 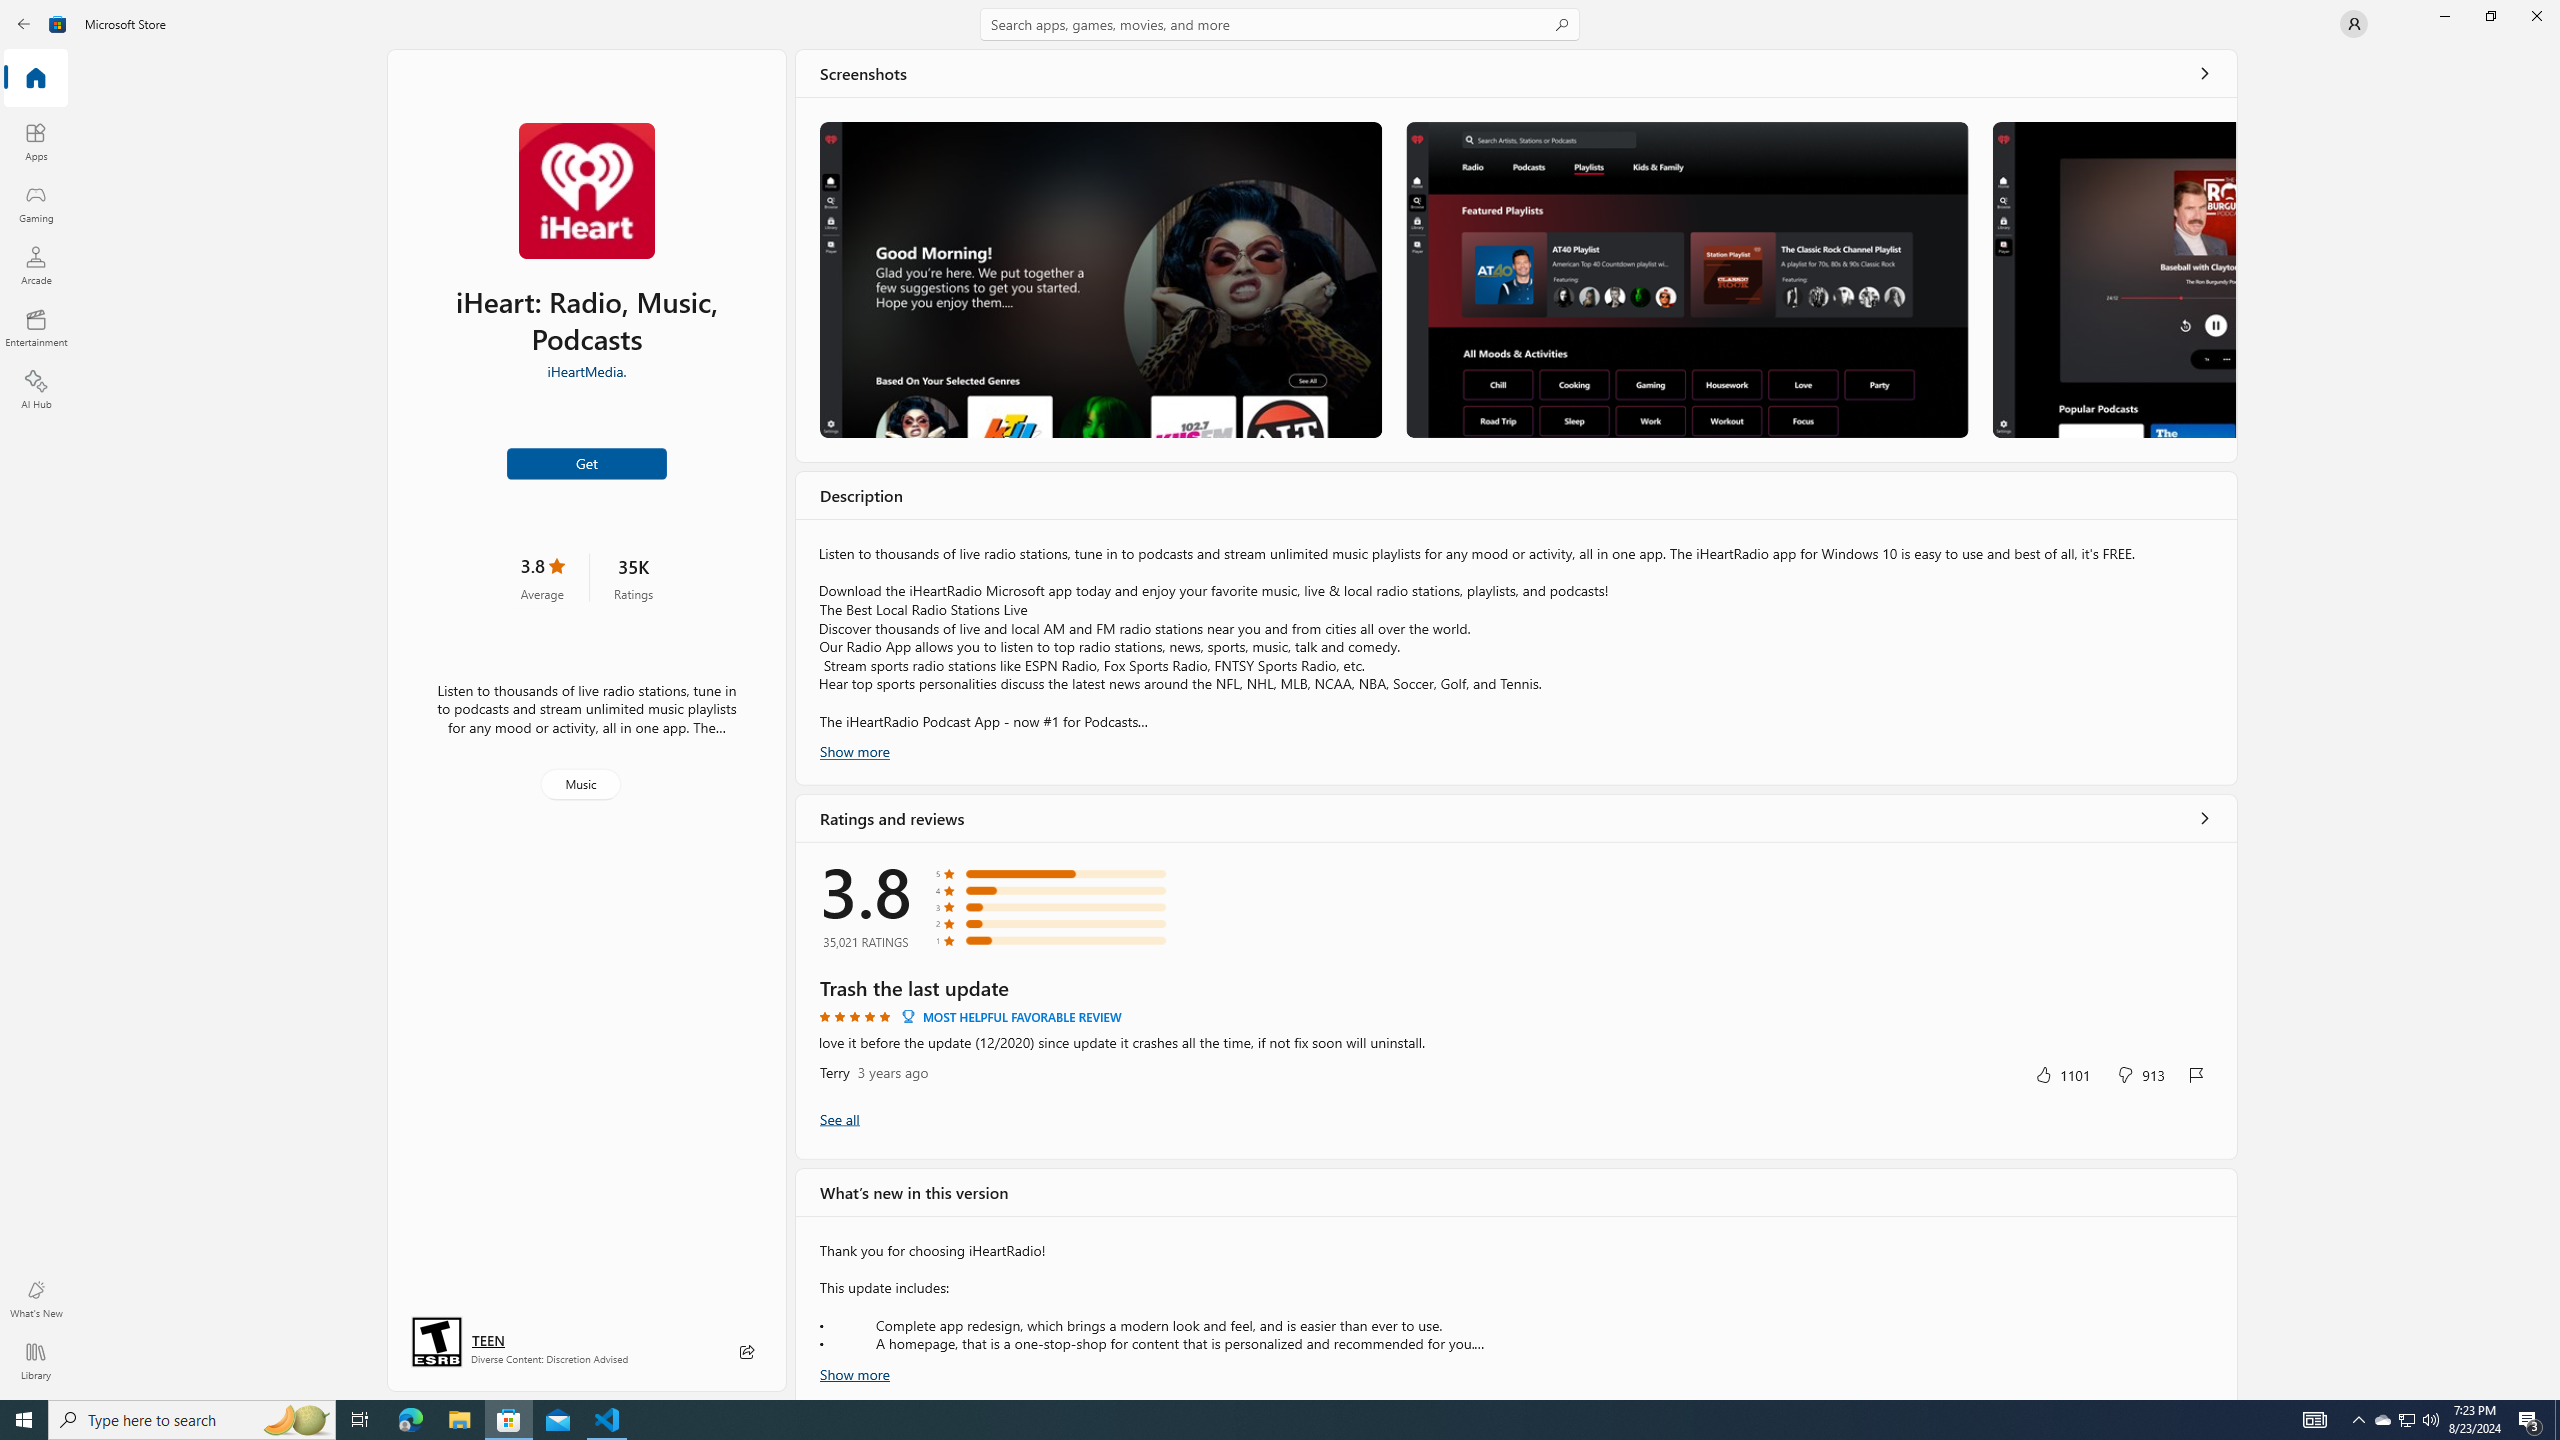 I want to click on 'Share', so click(x=746, y=1351).